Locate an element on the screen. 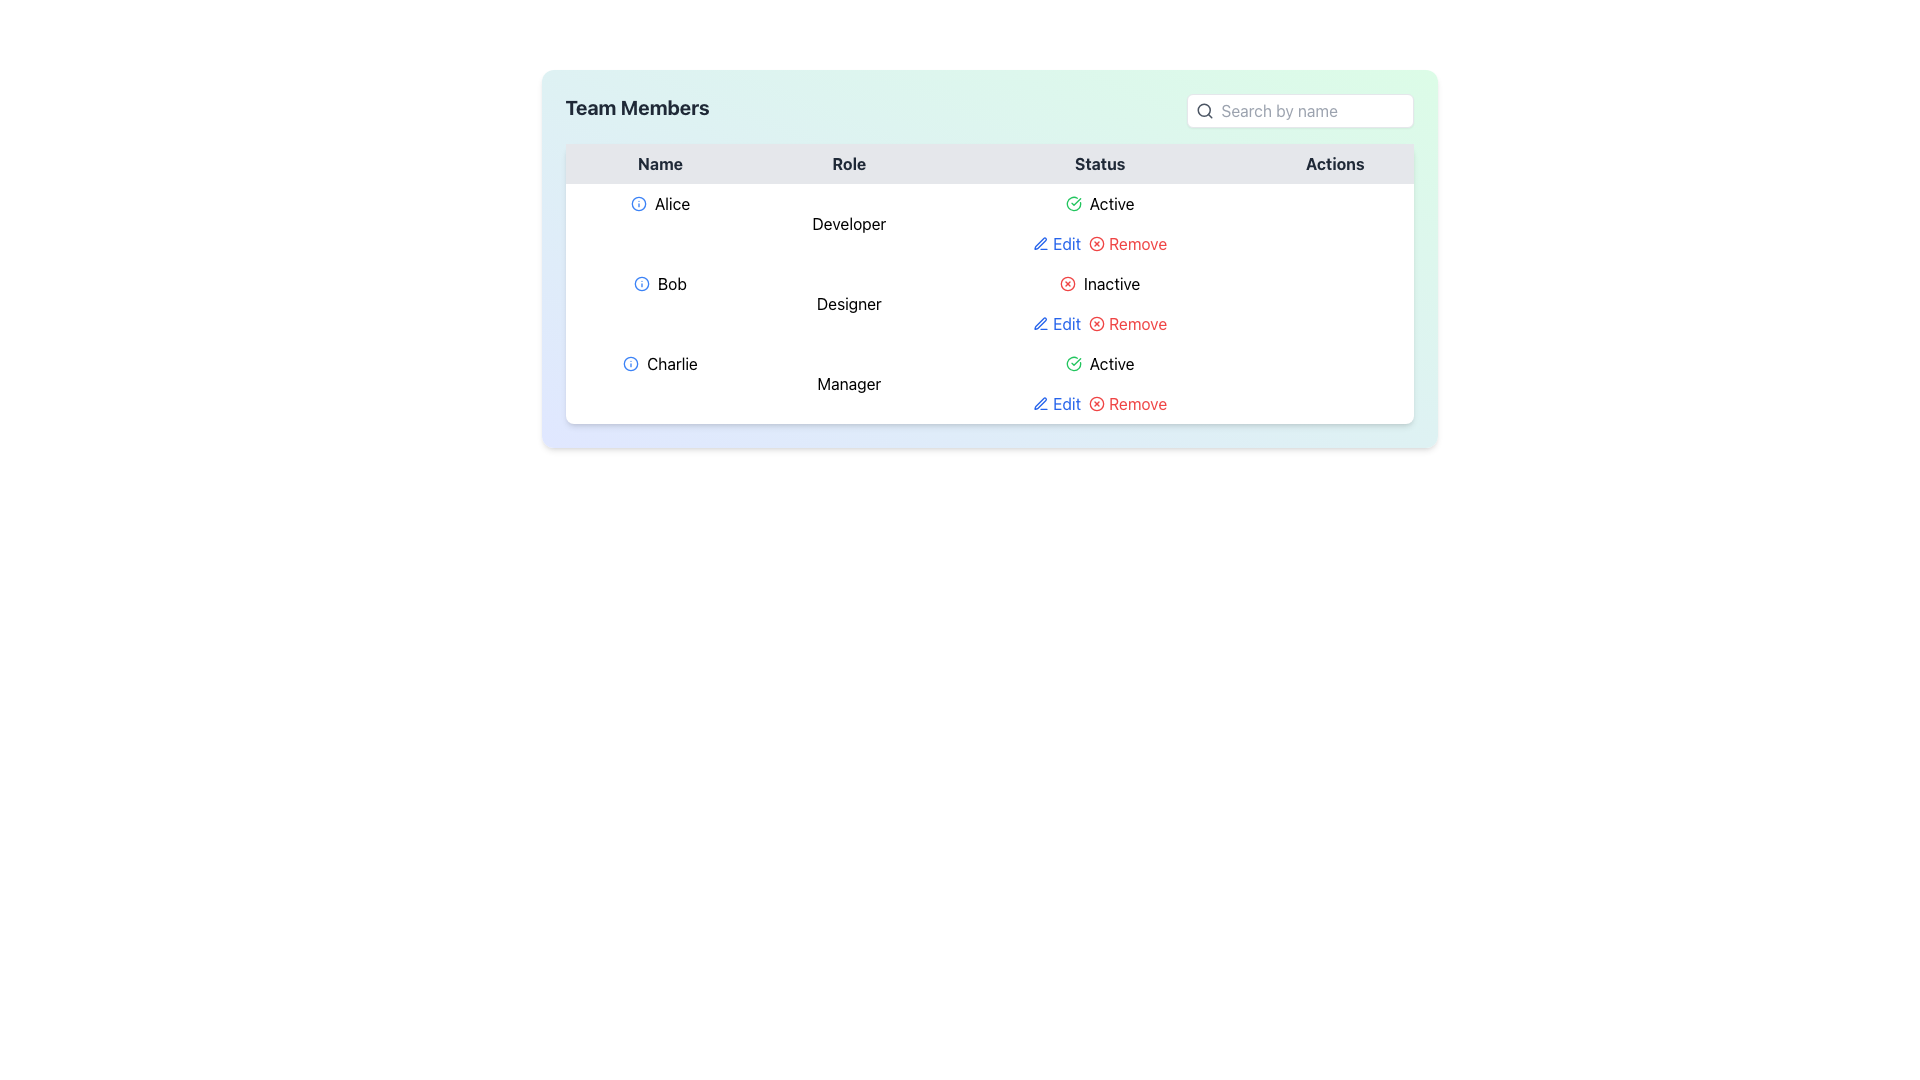  keyboard navigation is located at coordinates (630, 363).